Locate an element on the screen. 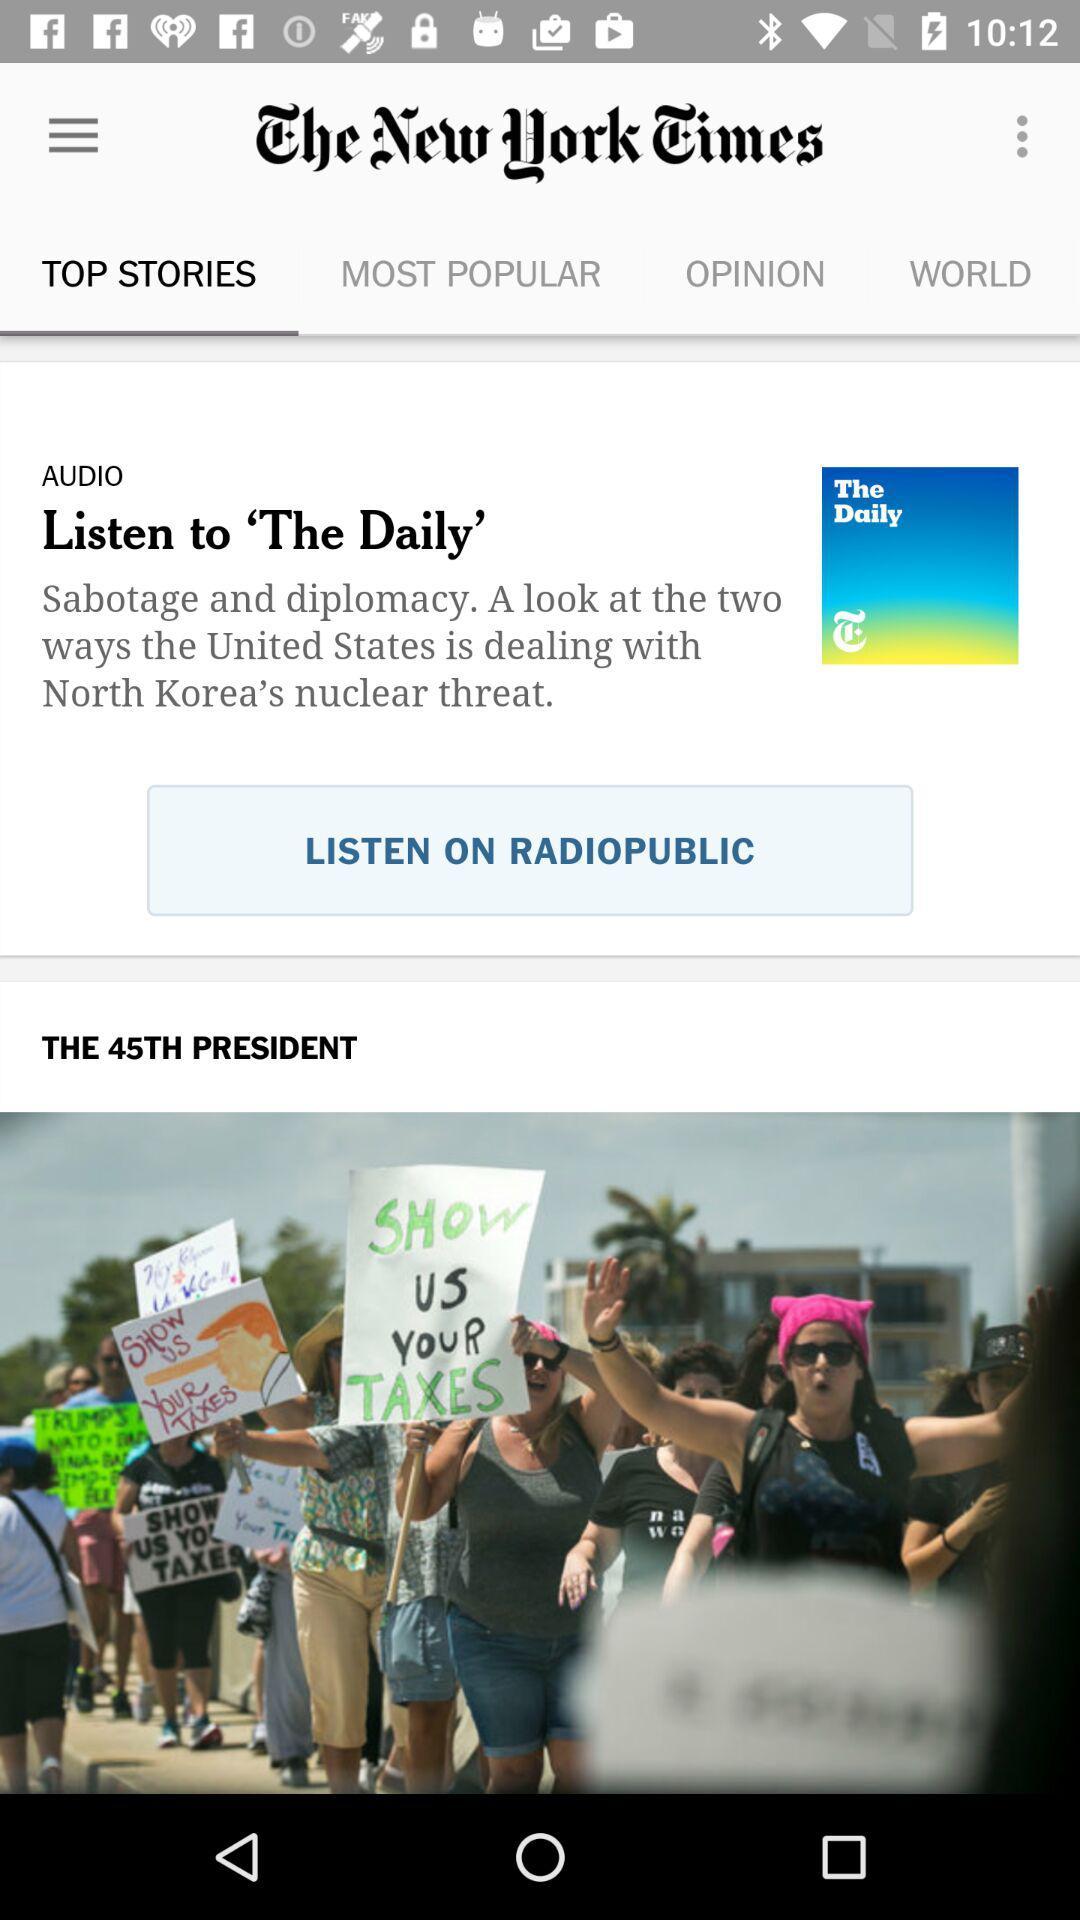  open audio is located at coordinates (540, 706).